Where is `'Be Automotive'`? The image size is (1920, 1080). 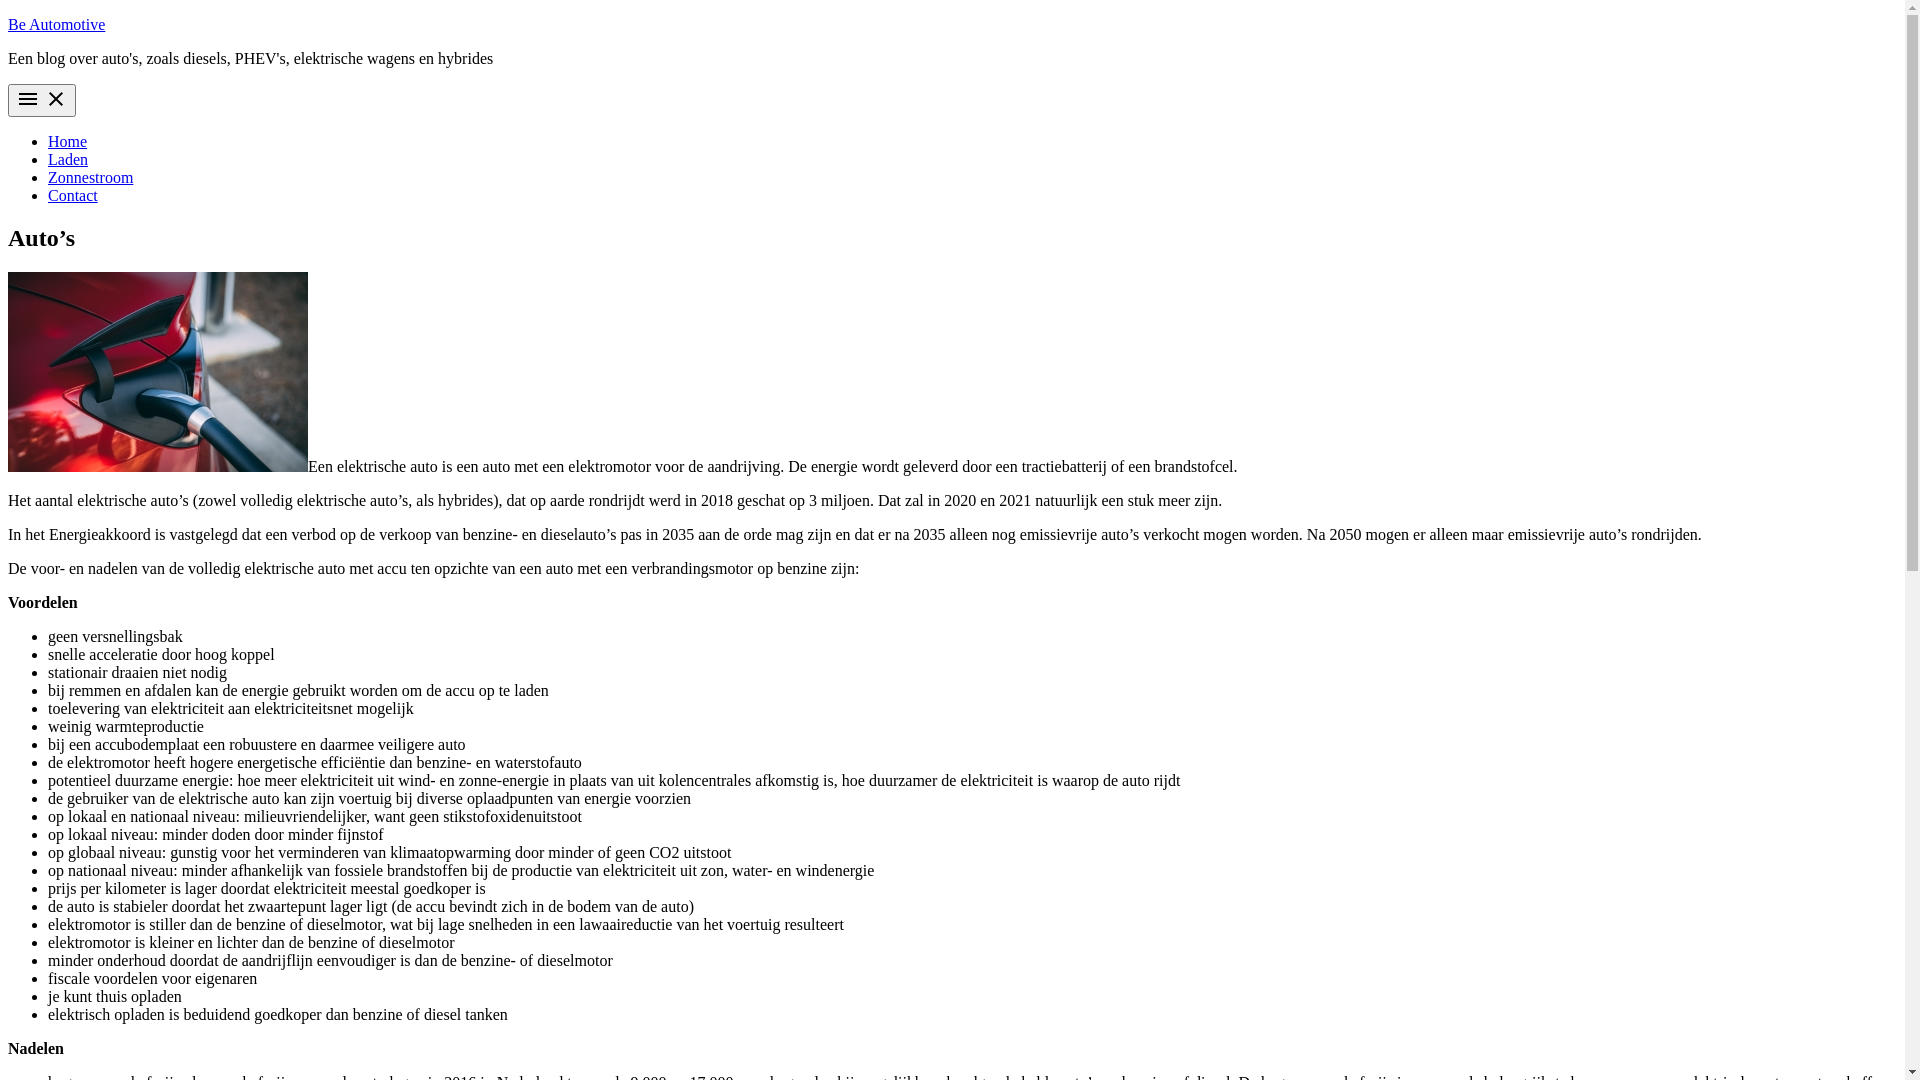
'Be Automotive' is located at coordinates (56, 24).